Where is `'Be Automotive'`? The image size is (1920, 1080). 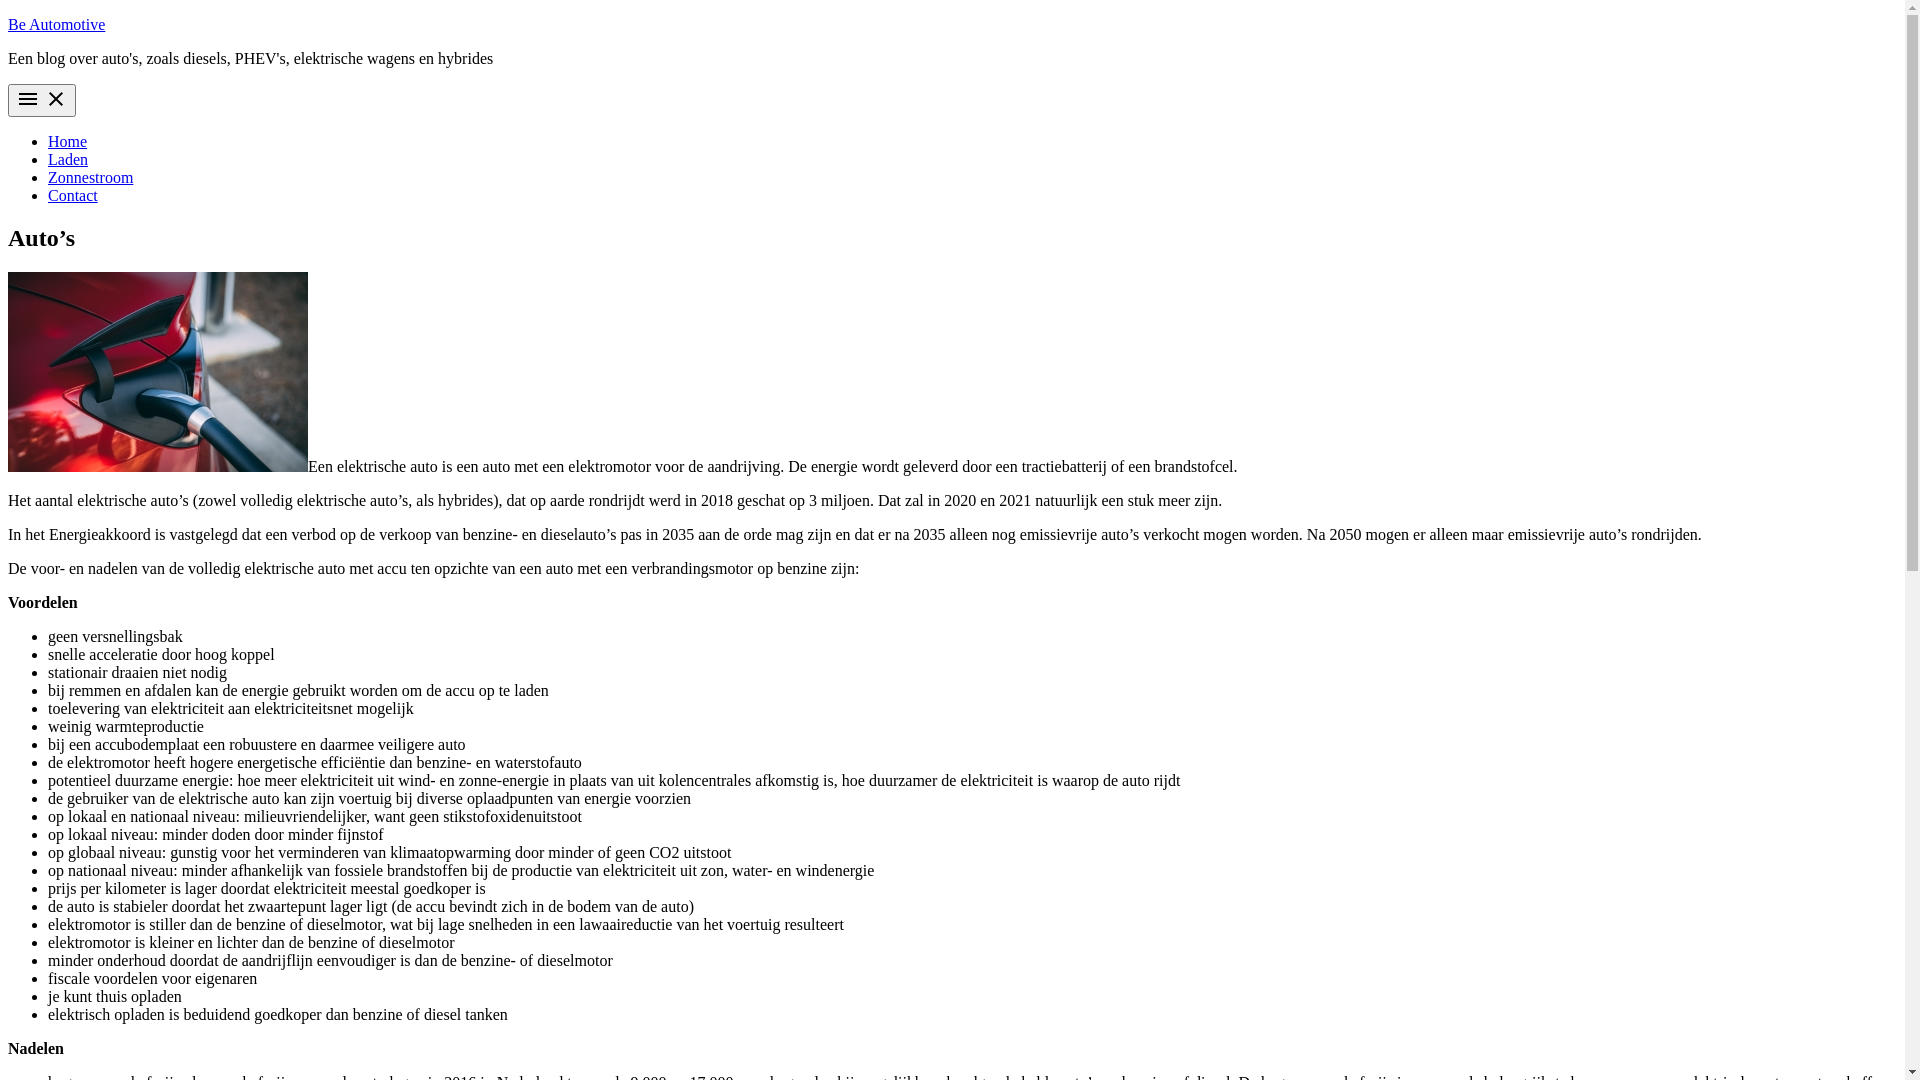
'Be Automotive' is located at coordinates (56, 24).